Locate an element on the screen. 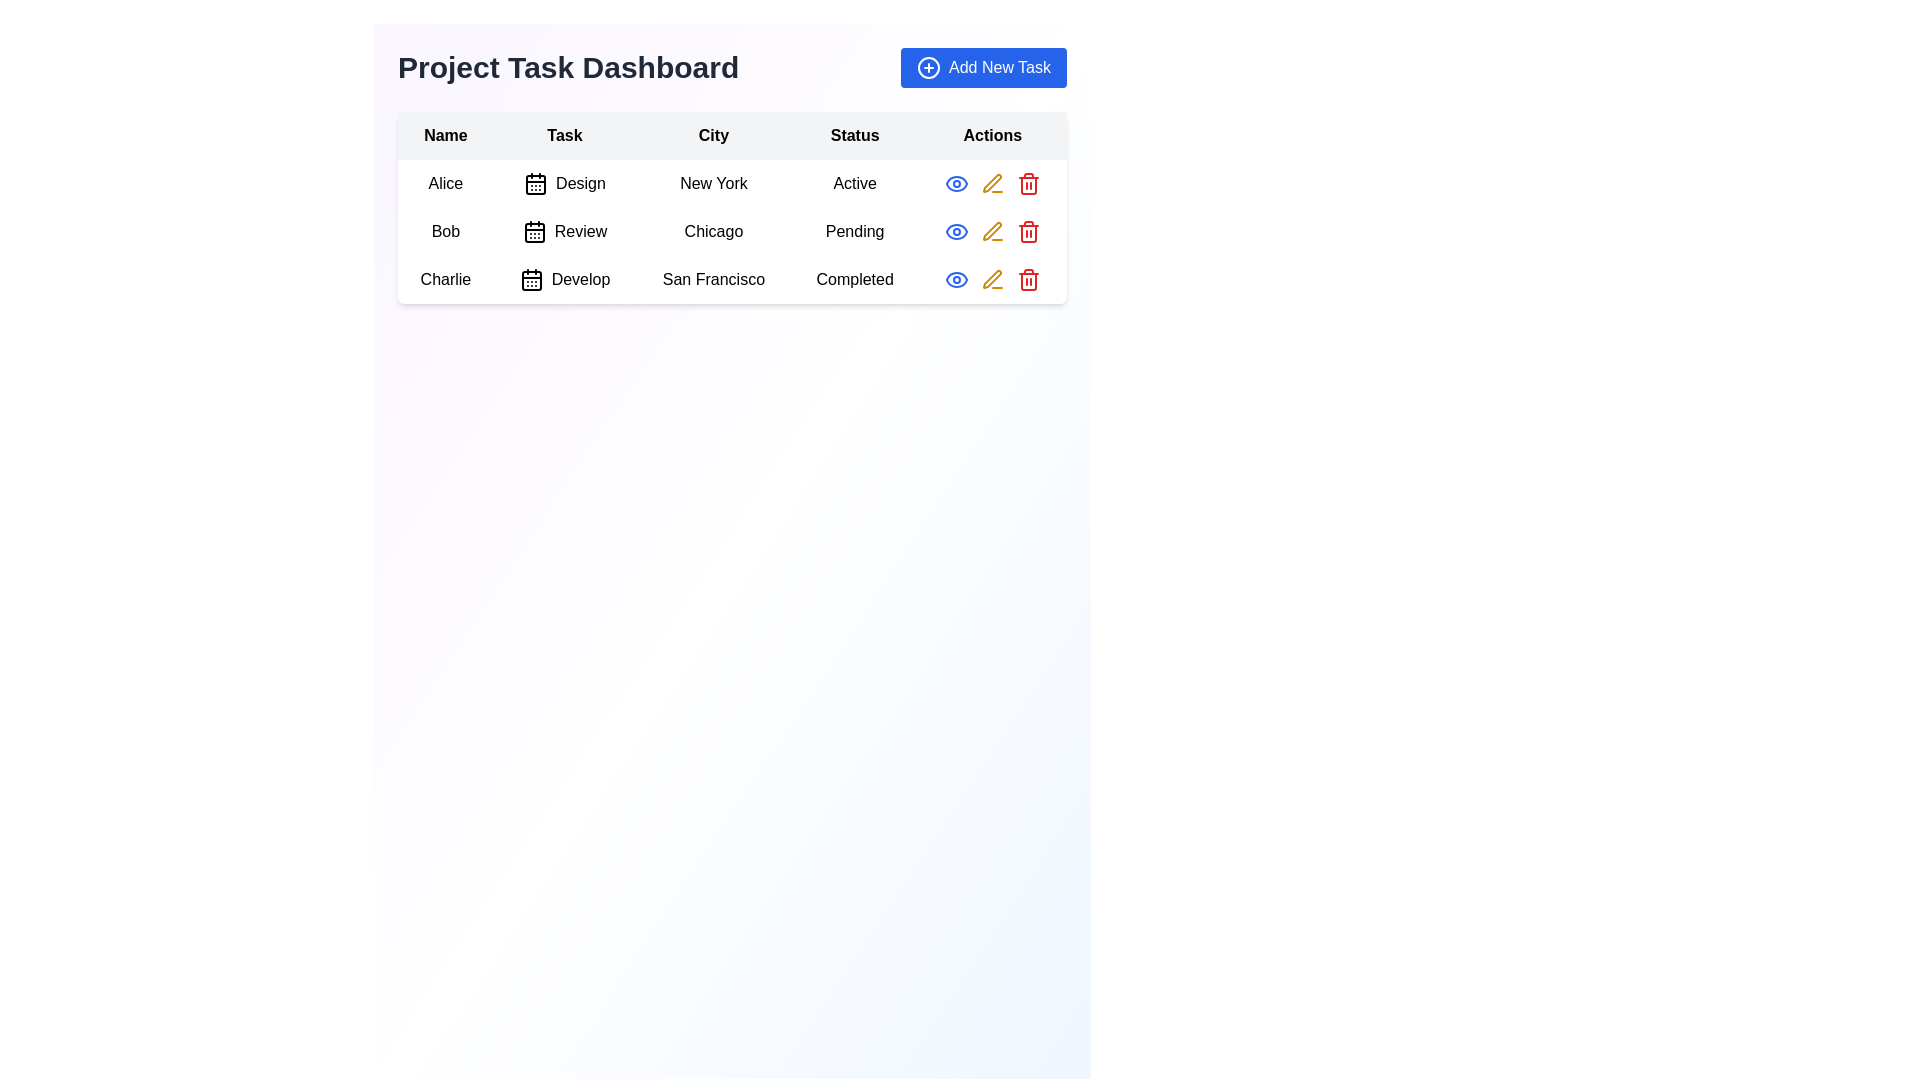 The width and height of the screenshot is (1920, 1080). the action icons in the 'Actions' column of the first row, which corresponds to the entry for 'Alice' from 'New York' is located at coordinates (992, 184).